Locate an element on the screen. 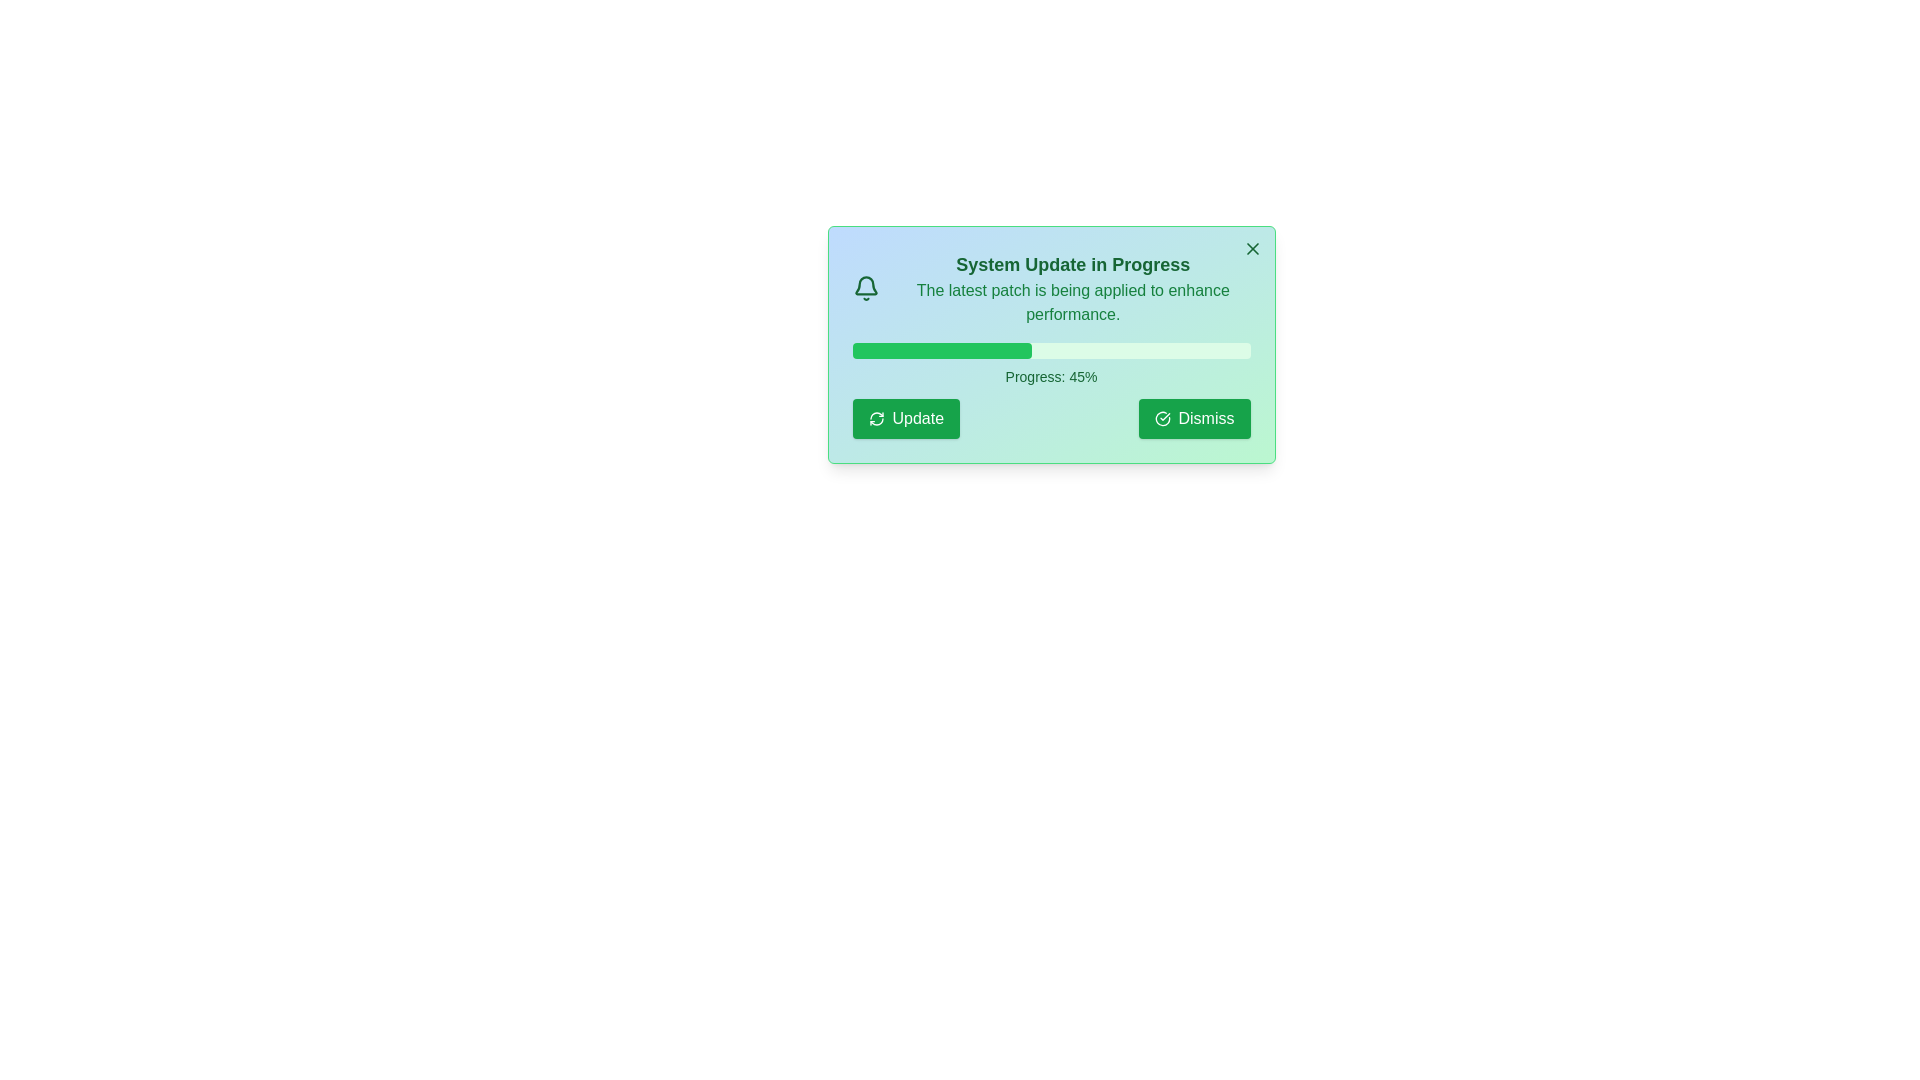  the progress bar to 48% by adjusting its width is located at coordinates (1042, 350).